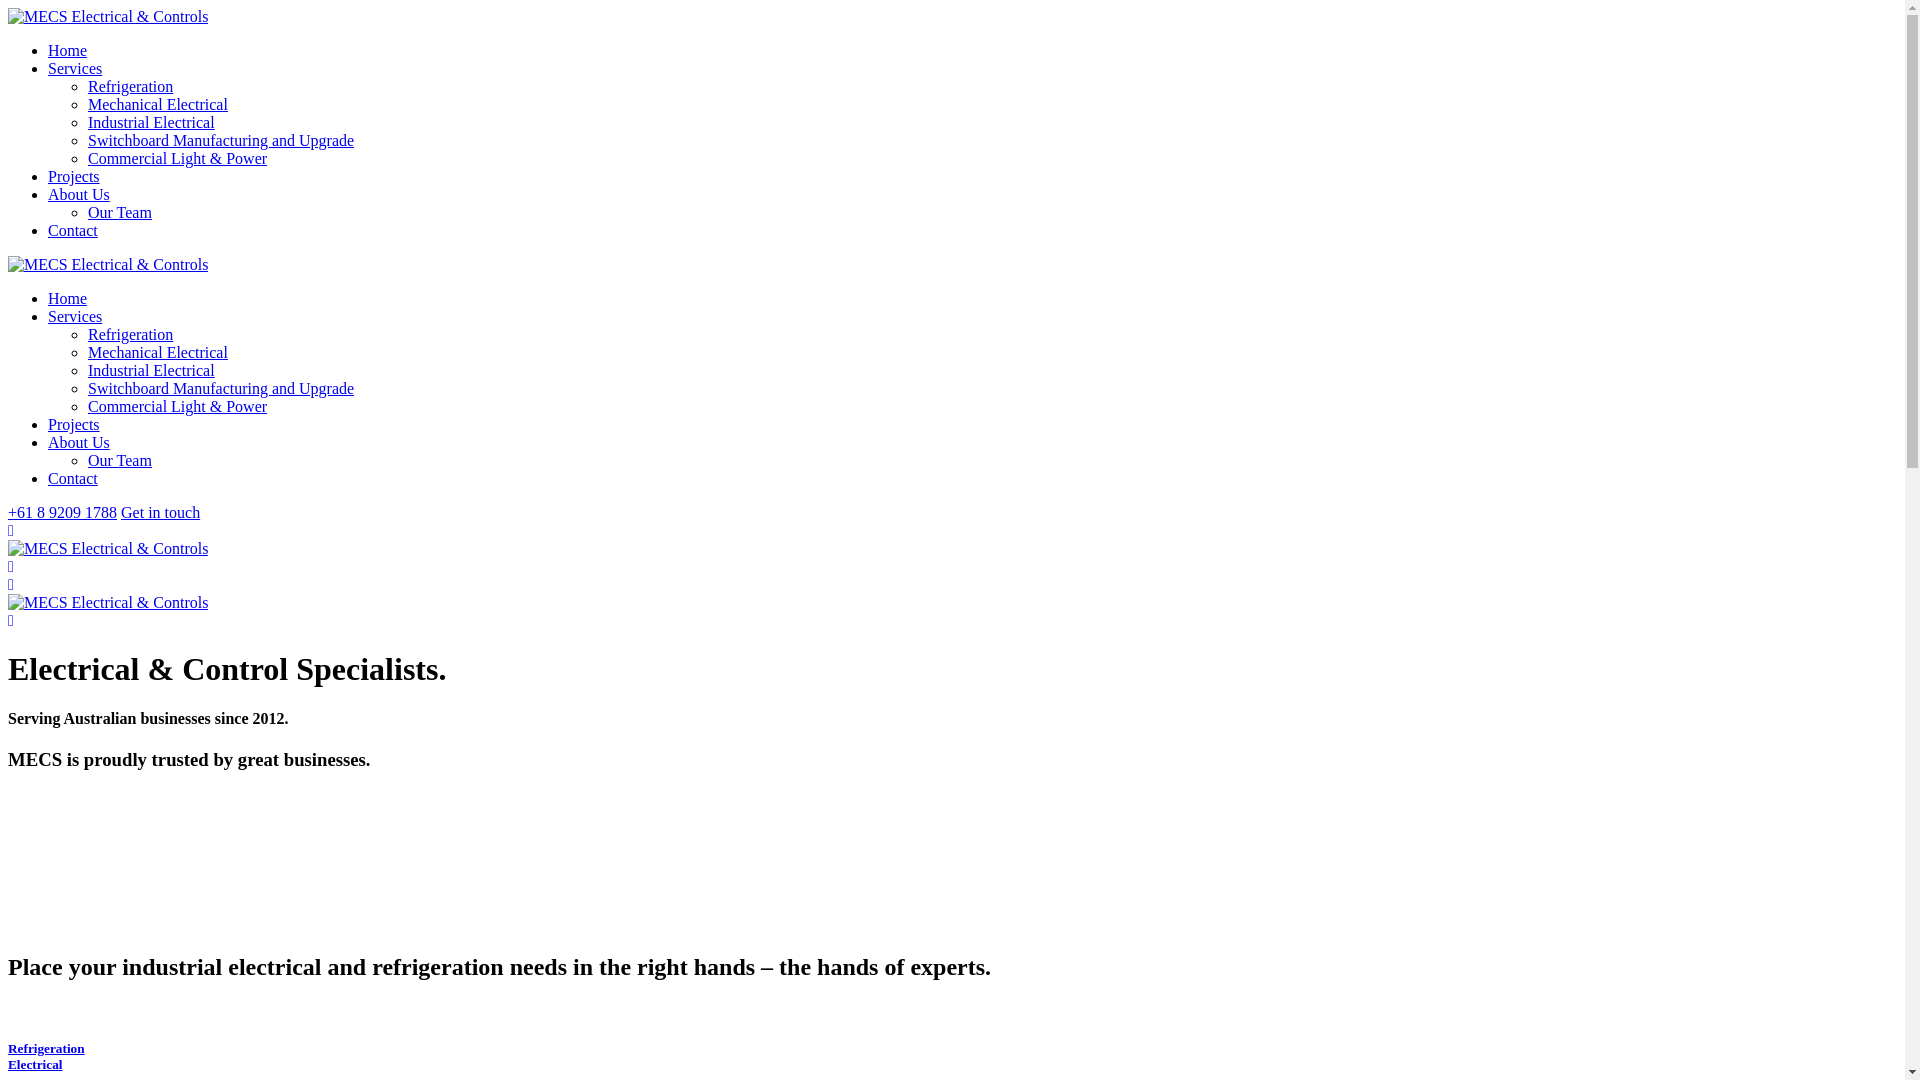 Image resolution: width=1920 pixels, height=1080 pixels. I want to click on 'Switchboard Manufacturing and Upgrade', so click(220, 388).